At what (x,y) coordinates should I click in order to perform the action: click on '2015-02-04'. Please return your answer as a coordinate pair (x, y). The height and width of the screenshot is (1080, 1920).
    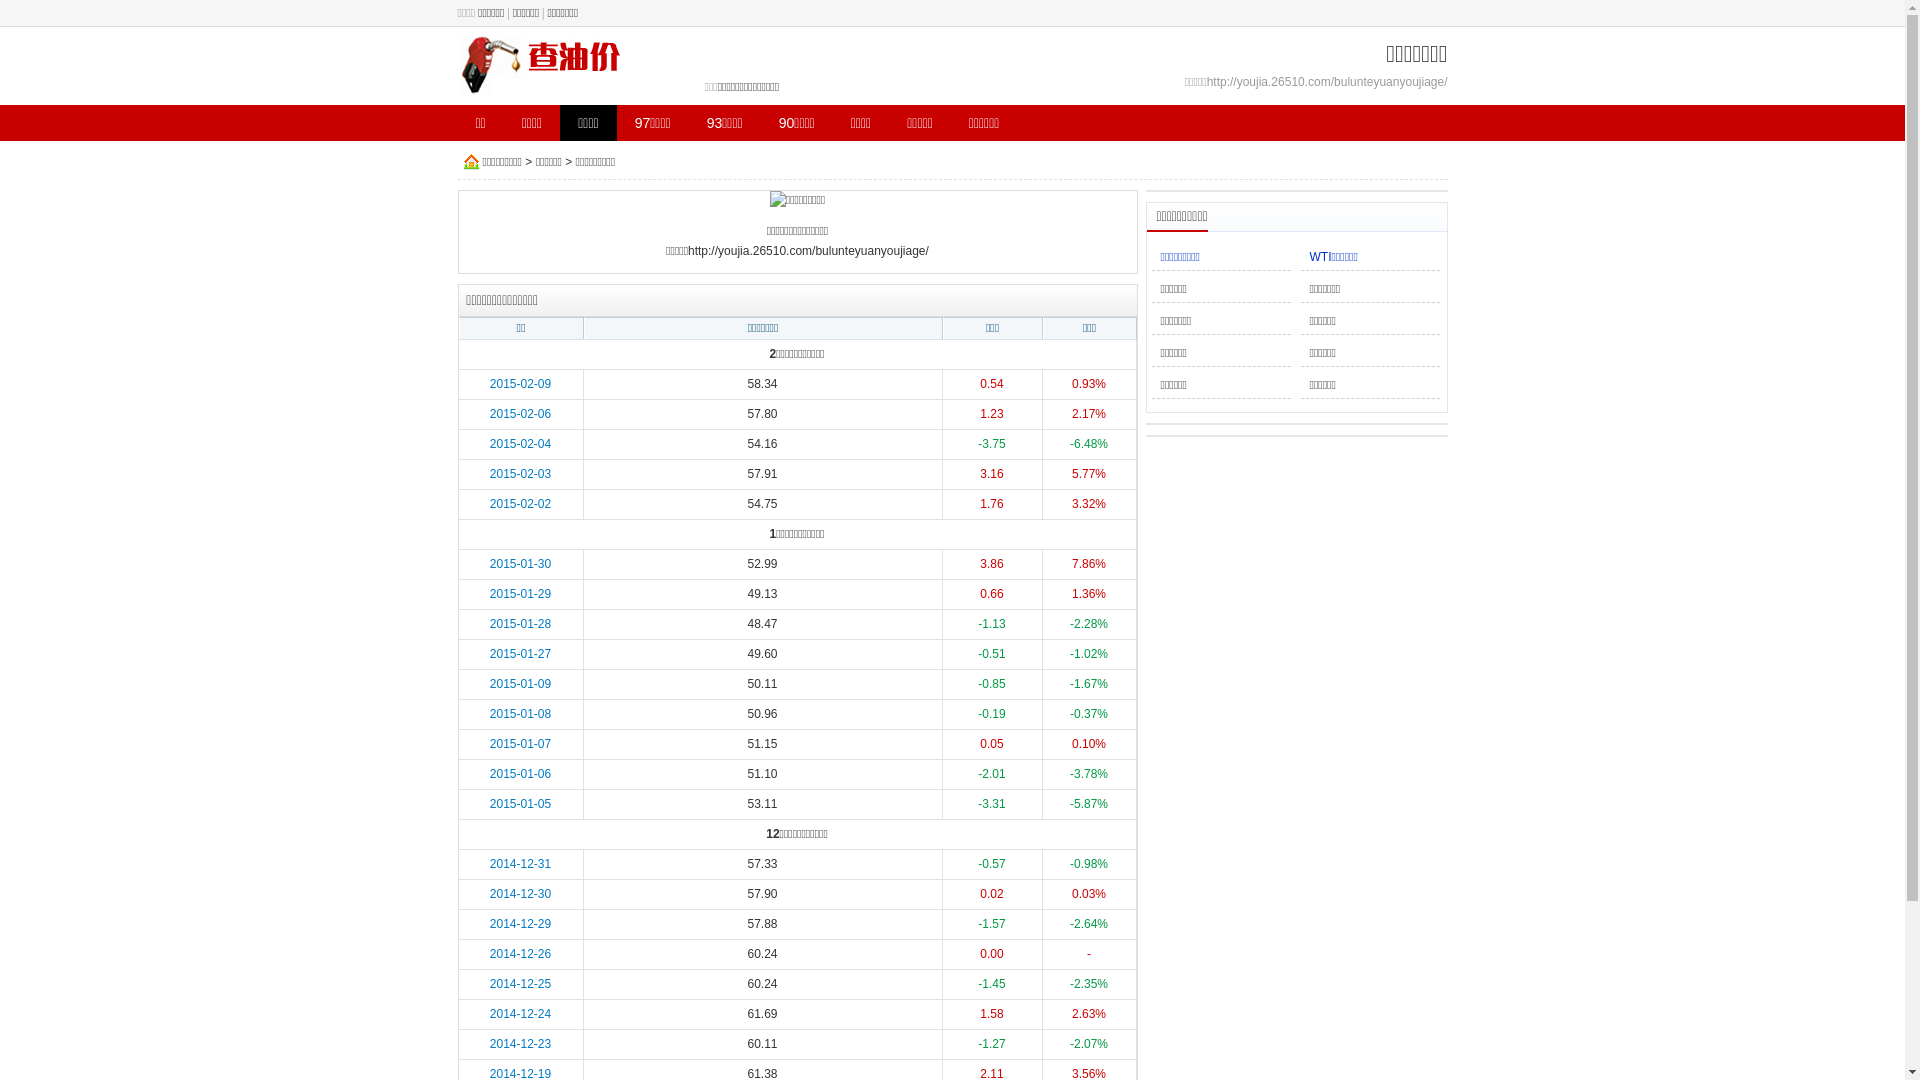
    Looking at the image, I should click on (520, 442).